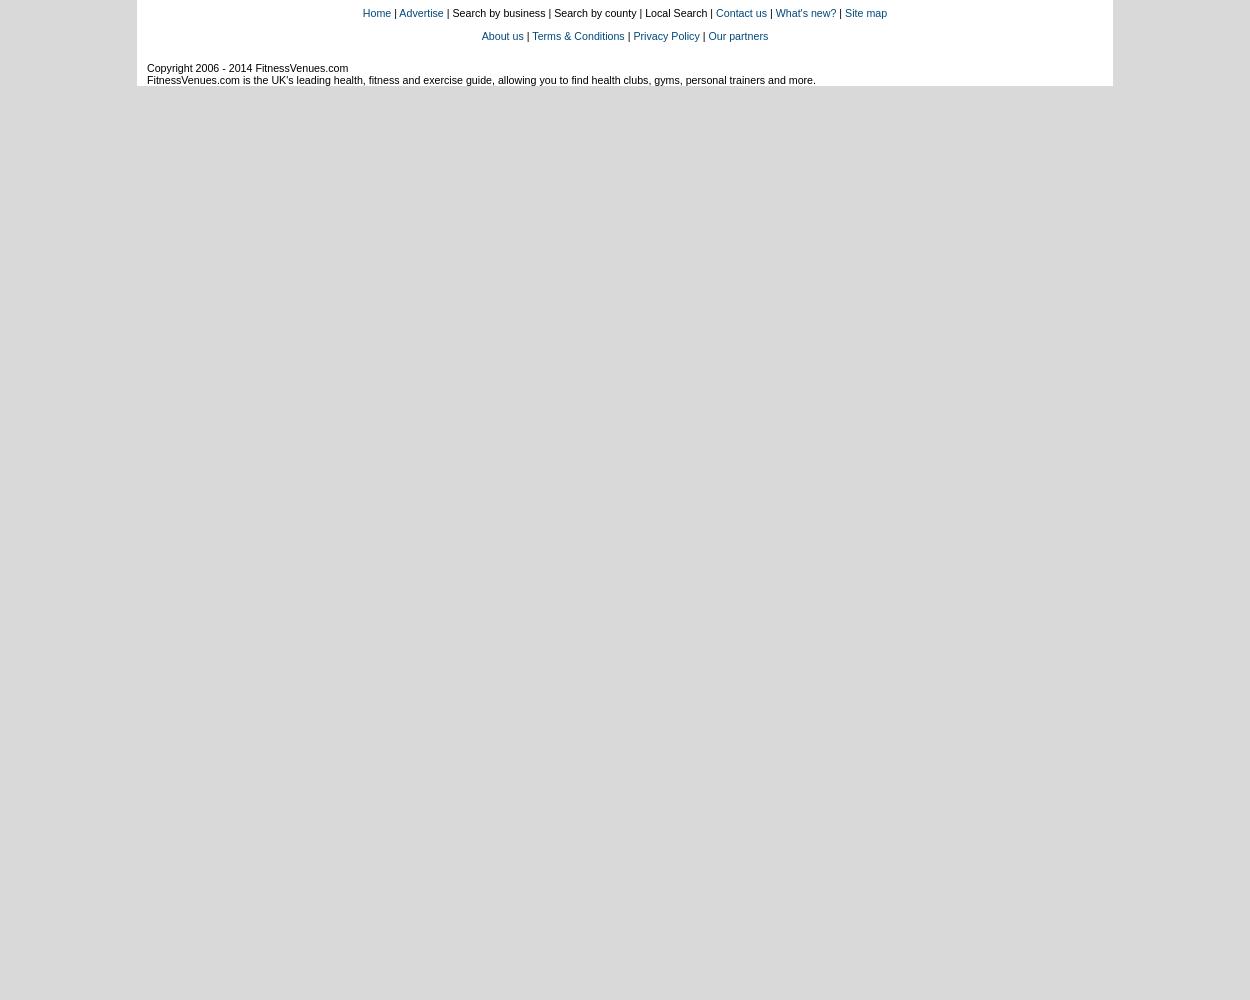 The image size is (1250, 1000). What do you see at coordinates (502, 36) in the screenshot?
I see `'About us'` at bounding box center [502, 36].